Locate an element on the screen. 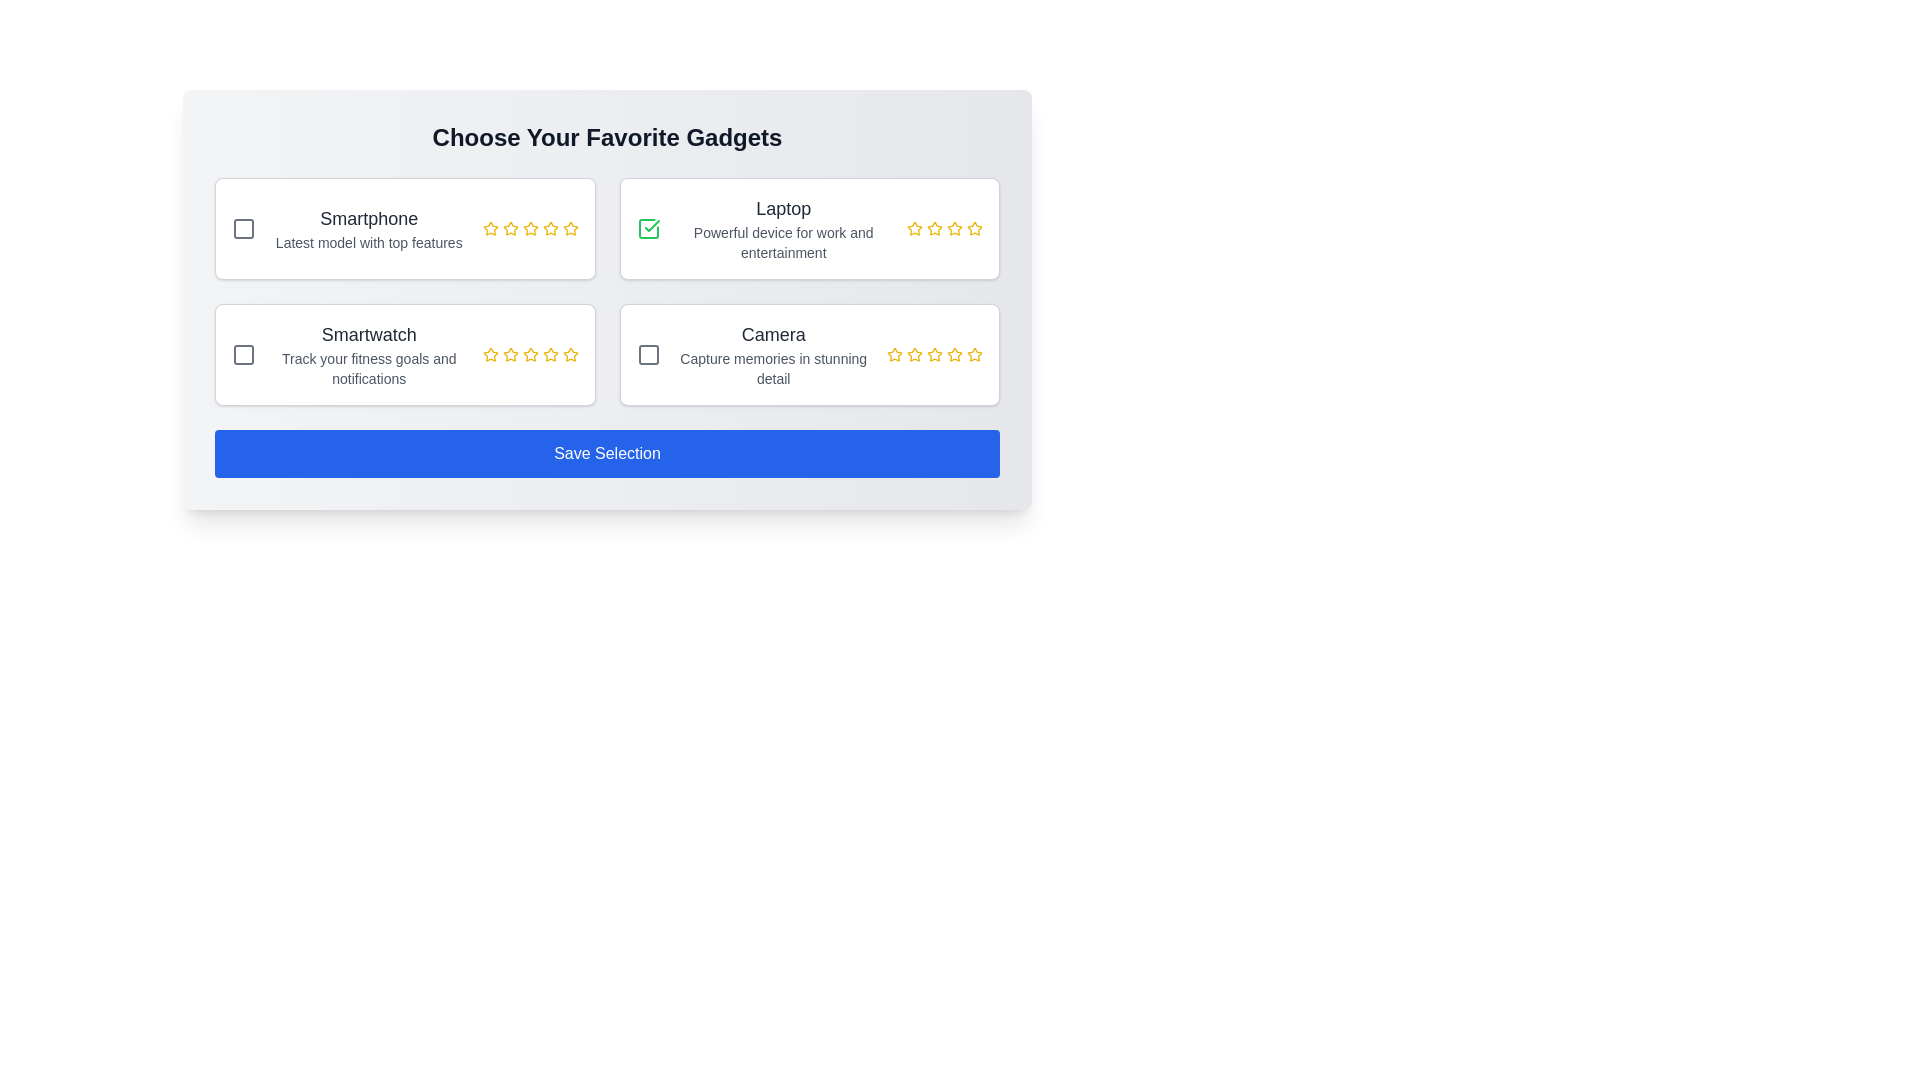 This screenshot has height=1080, width=1920. the third star-shaped rating icon outlined in yellow in the 'Camera' section located at the bottom-right corner of the layout is located at coordinates (914, 353).